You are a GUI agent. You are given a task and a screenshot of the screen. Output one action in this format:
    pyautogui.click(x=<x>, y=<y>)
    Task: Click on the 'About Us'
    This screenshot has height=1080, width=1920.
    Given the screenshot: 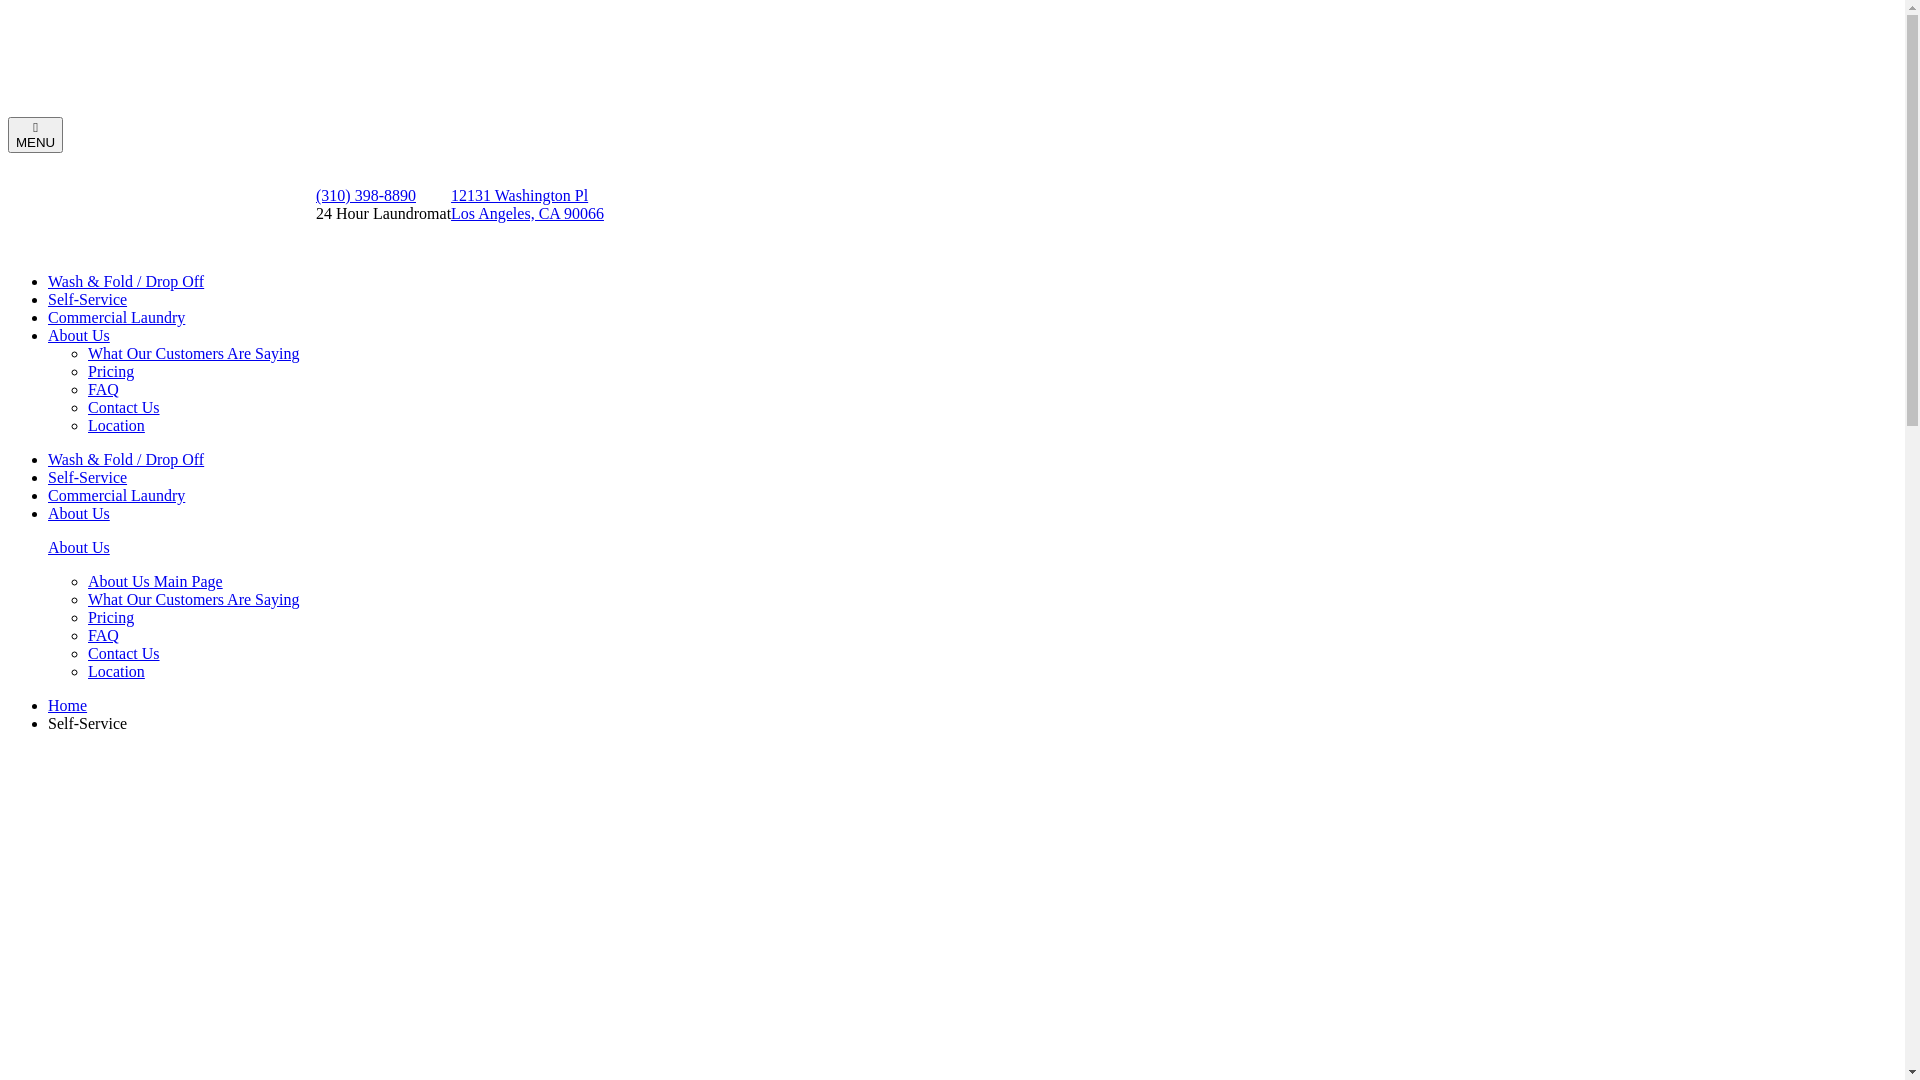 What is the action you would take?
    pyautogui.click(x=78, y=547)
    